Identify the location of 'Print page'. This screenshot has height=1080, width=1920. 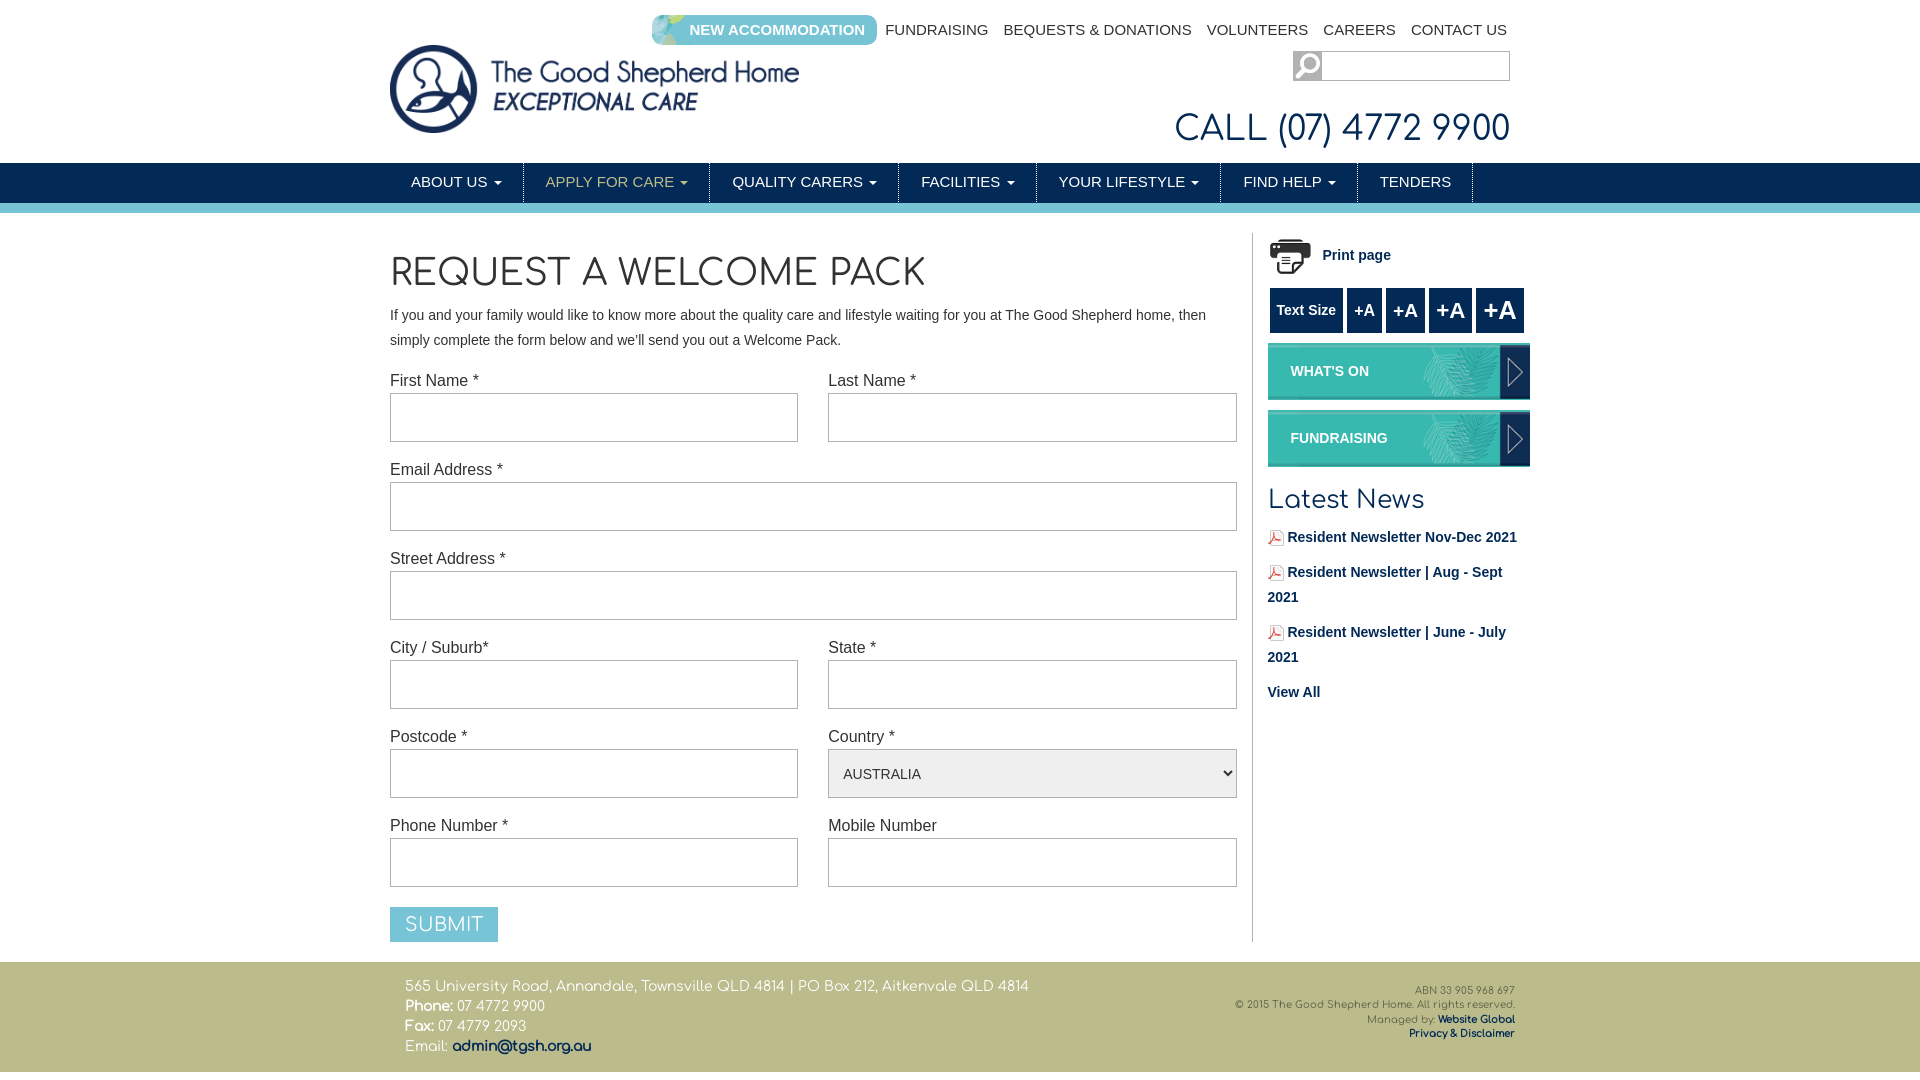
(1337, 254).